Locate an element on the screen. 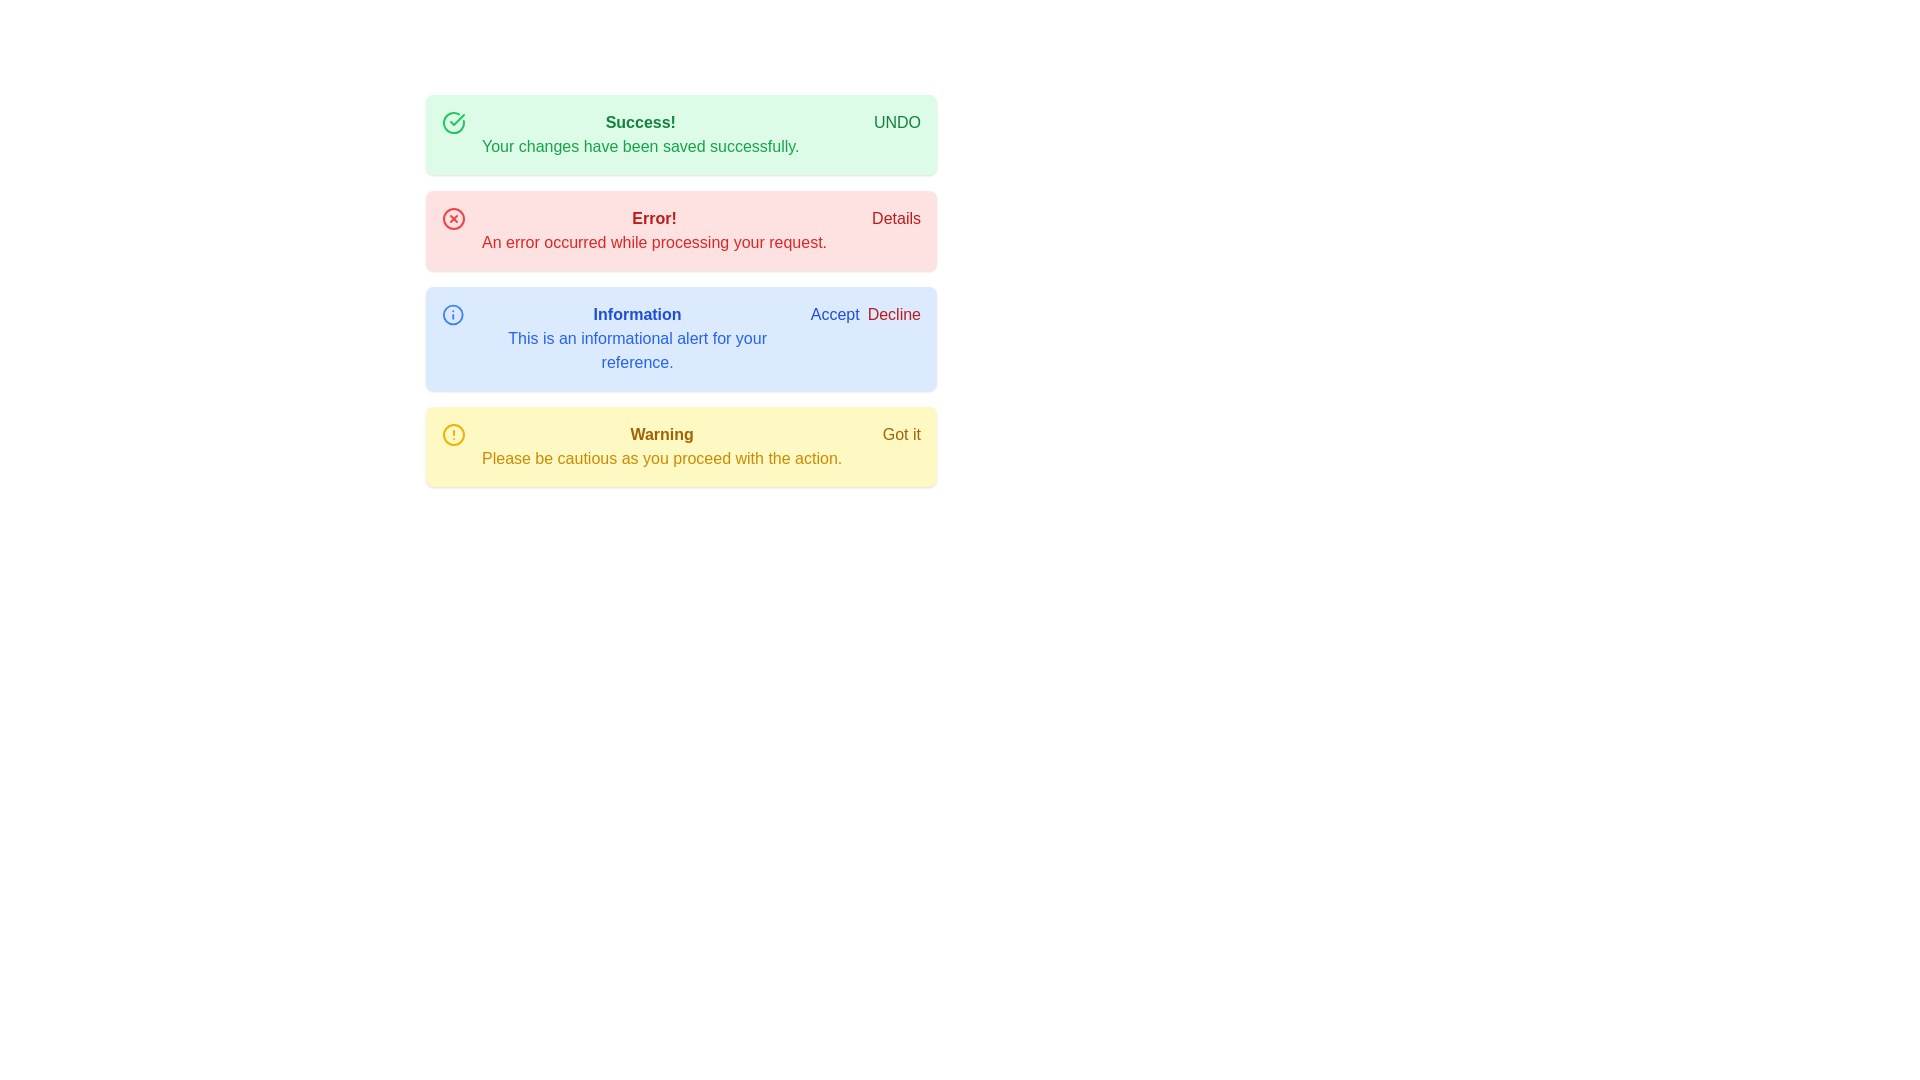 Image resolution: width=1920 pixels, height=1080 pixels. the hyperlink located is located at coordinates (895, 219).